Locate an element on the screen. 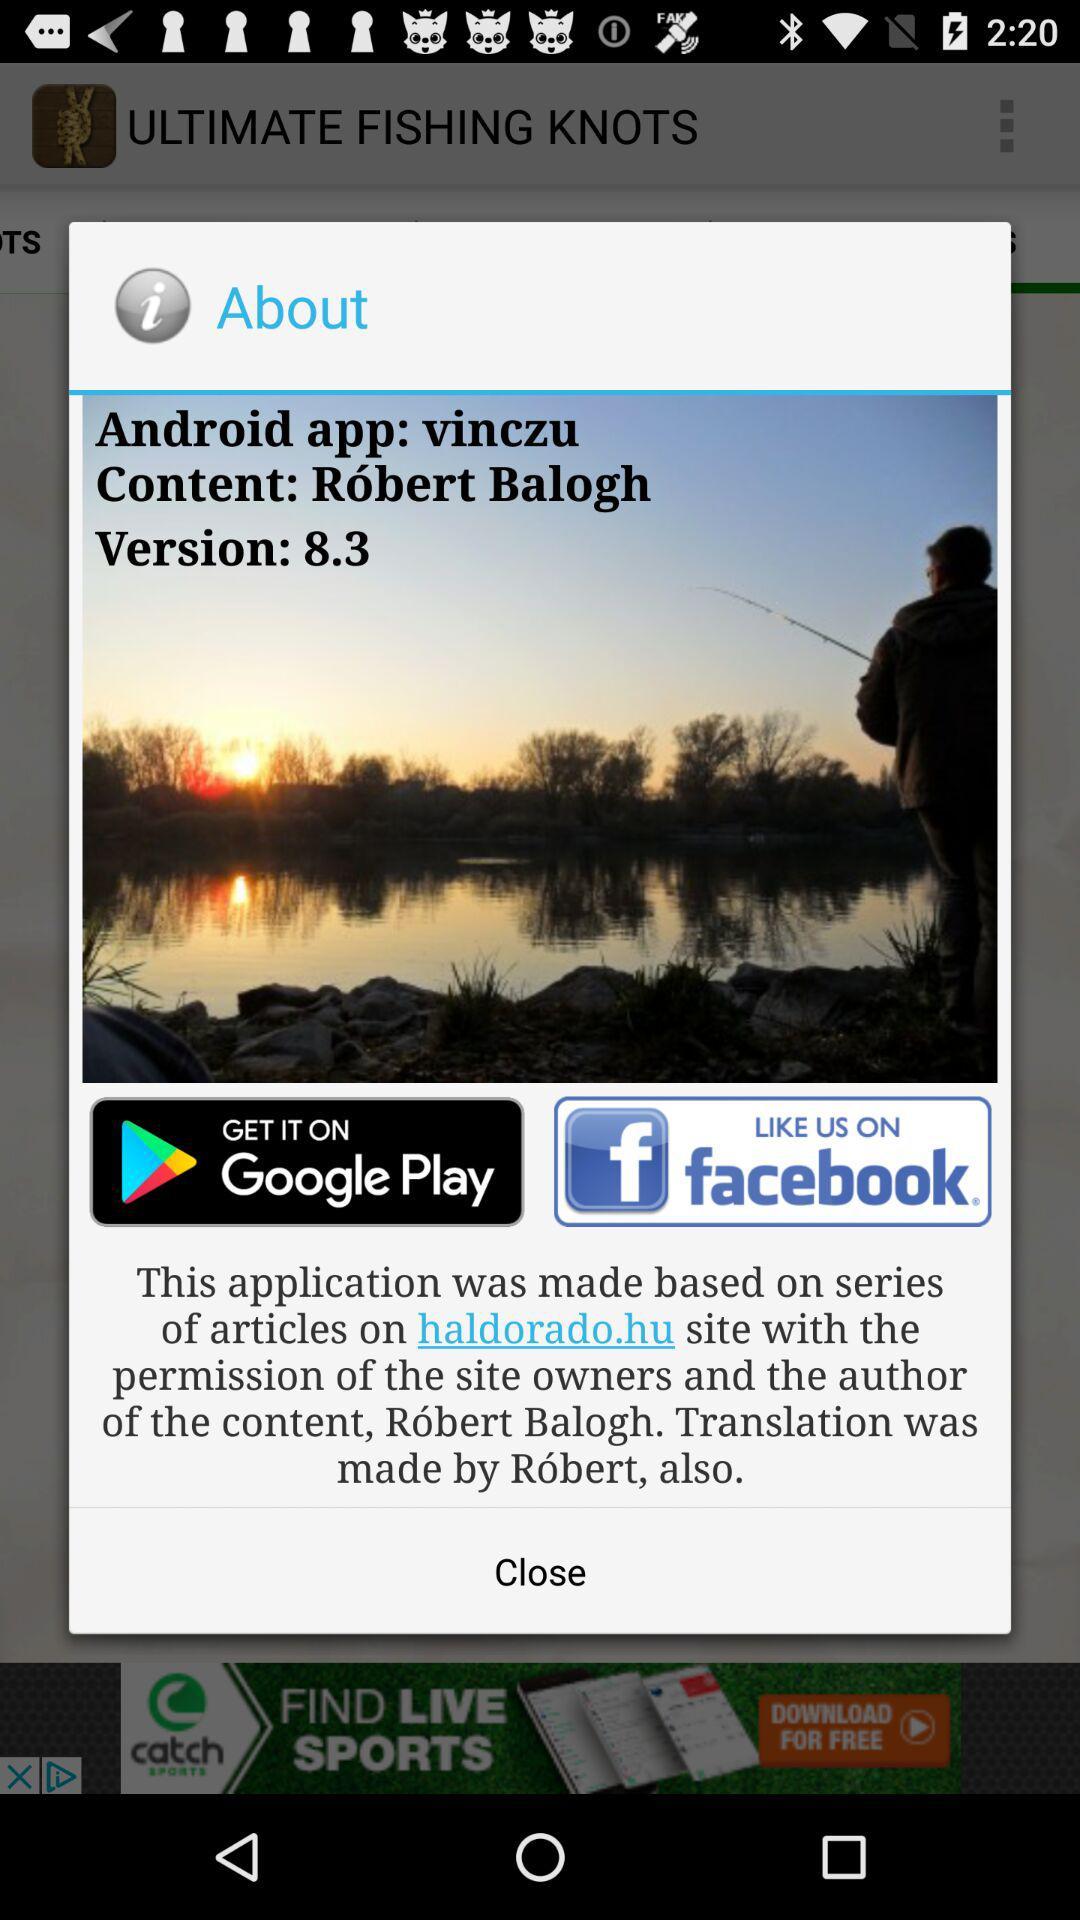 The image size is (1080, 1920). download app is located at coordinates (307, 1162).